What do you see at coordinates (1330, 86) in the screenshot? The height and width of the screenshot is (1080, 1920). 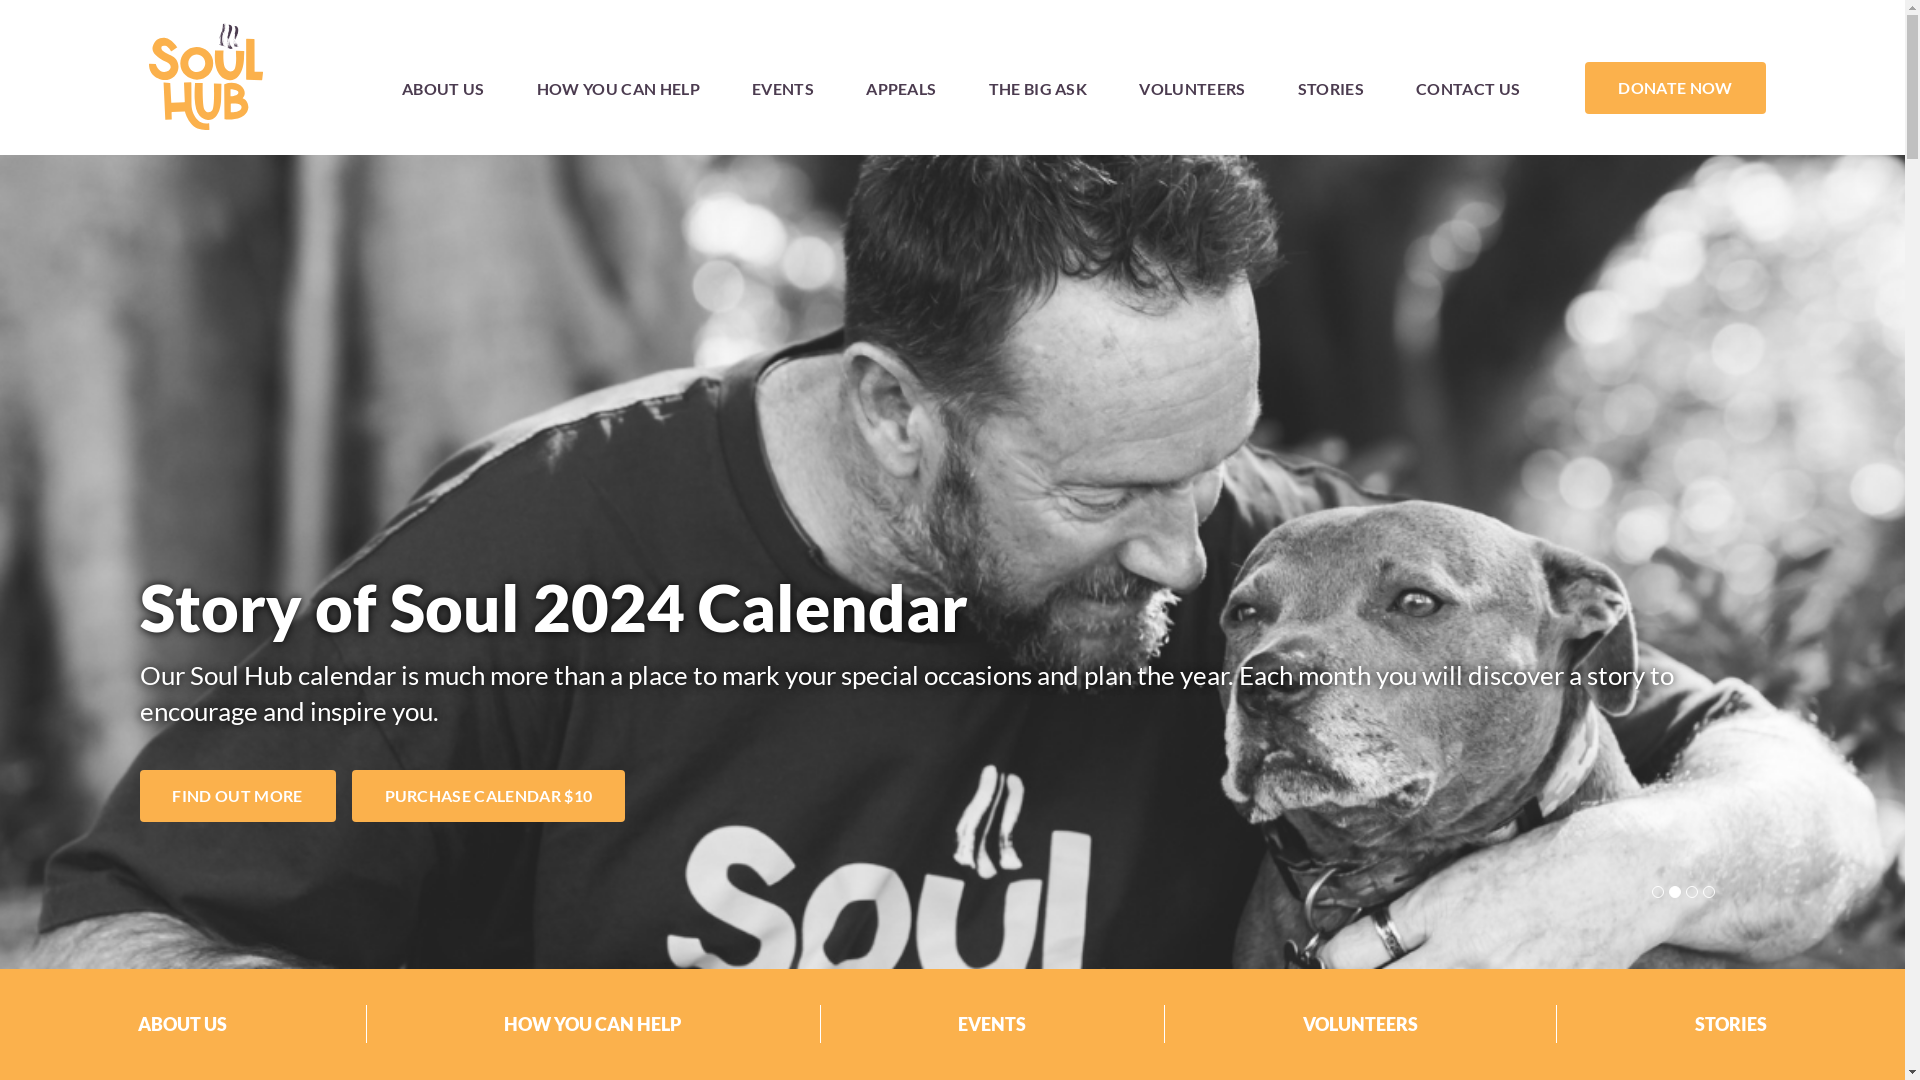 I see `'STORIES'` at bounding box center [1330, 86].